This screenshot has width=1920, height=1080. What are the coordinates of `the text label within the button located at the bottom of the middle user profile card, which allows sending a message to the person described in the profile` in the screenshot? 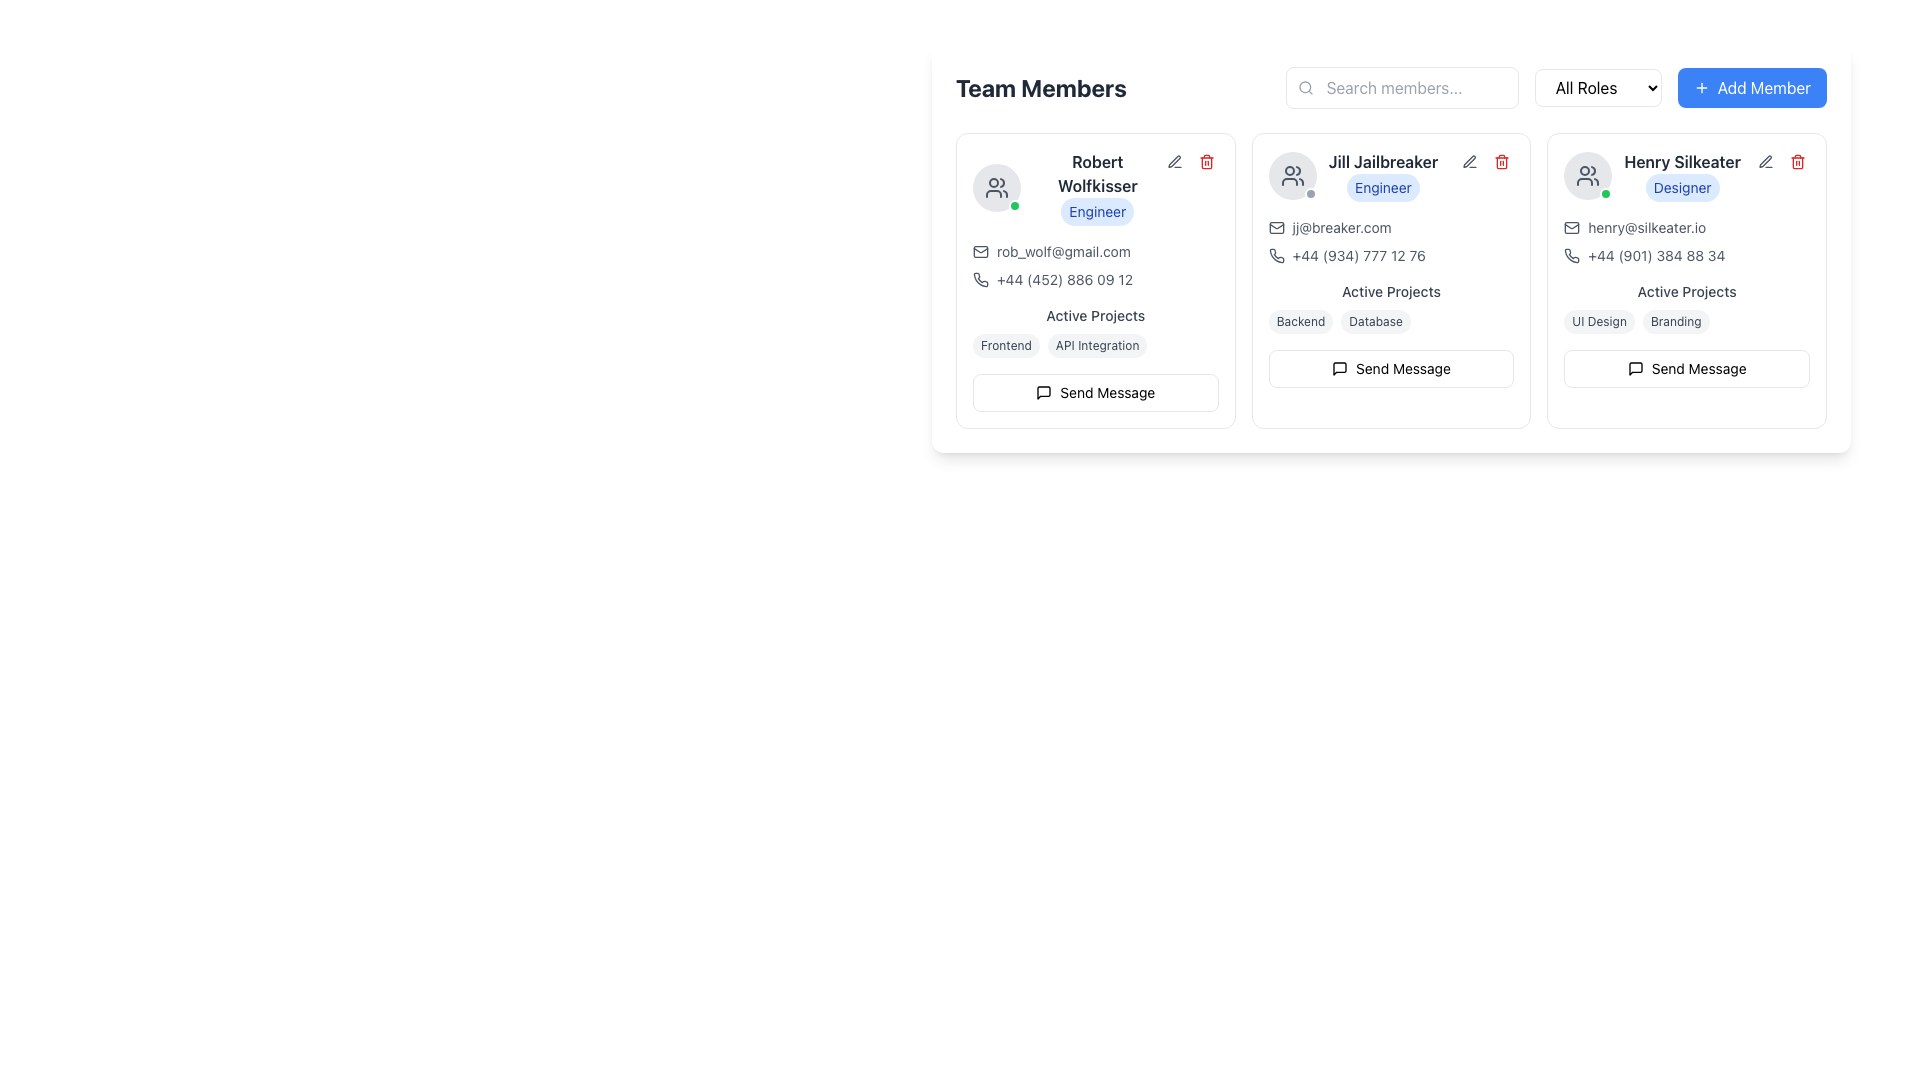 It's located at (1402, 369).